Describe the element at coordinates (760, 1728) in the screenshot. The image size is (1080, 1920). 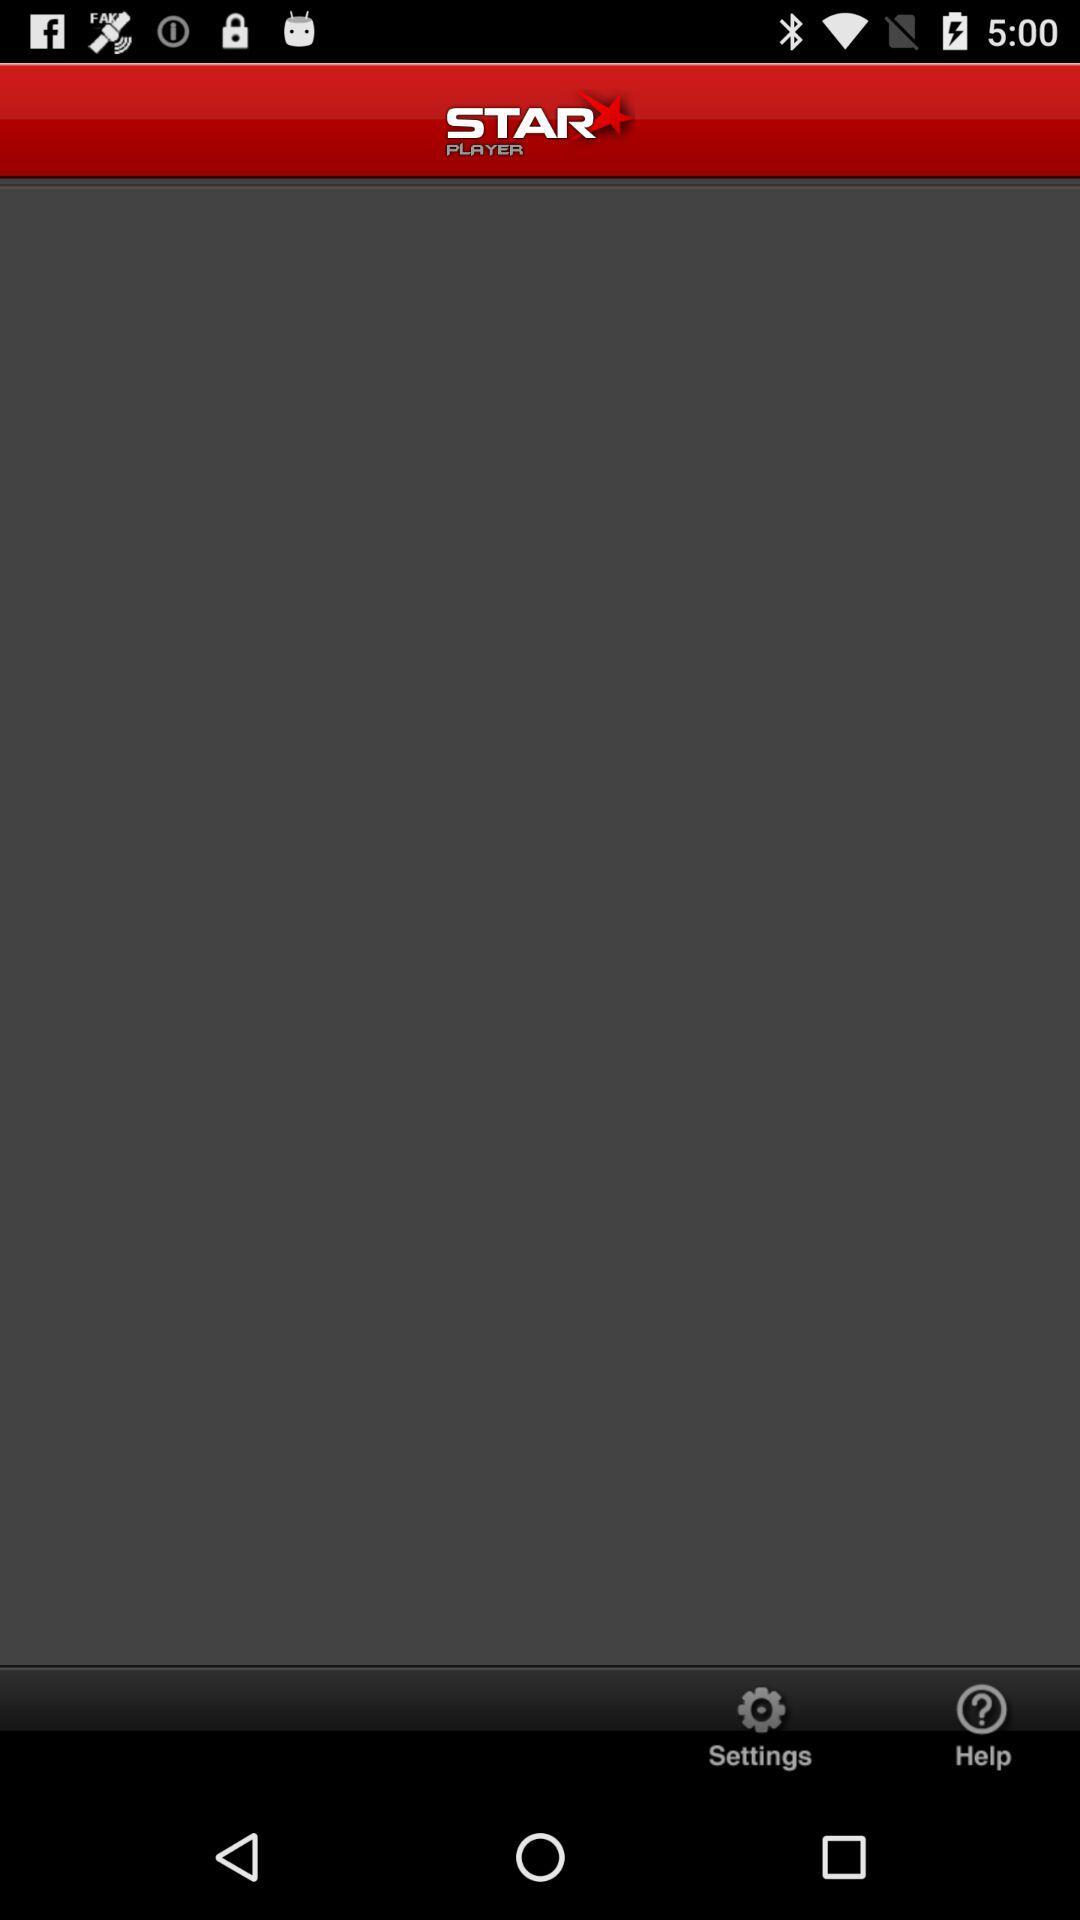
I see `settings` at that location.